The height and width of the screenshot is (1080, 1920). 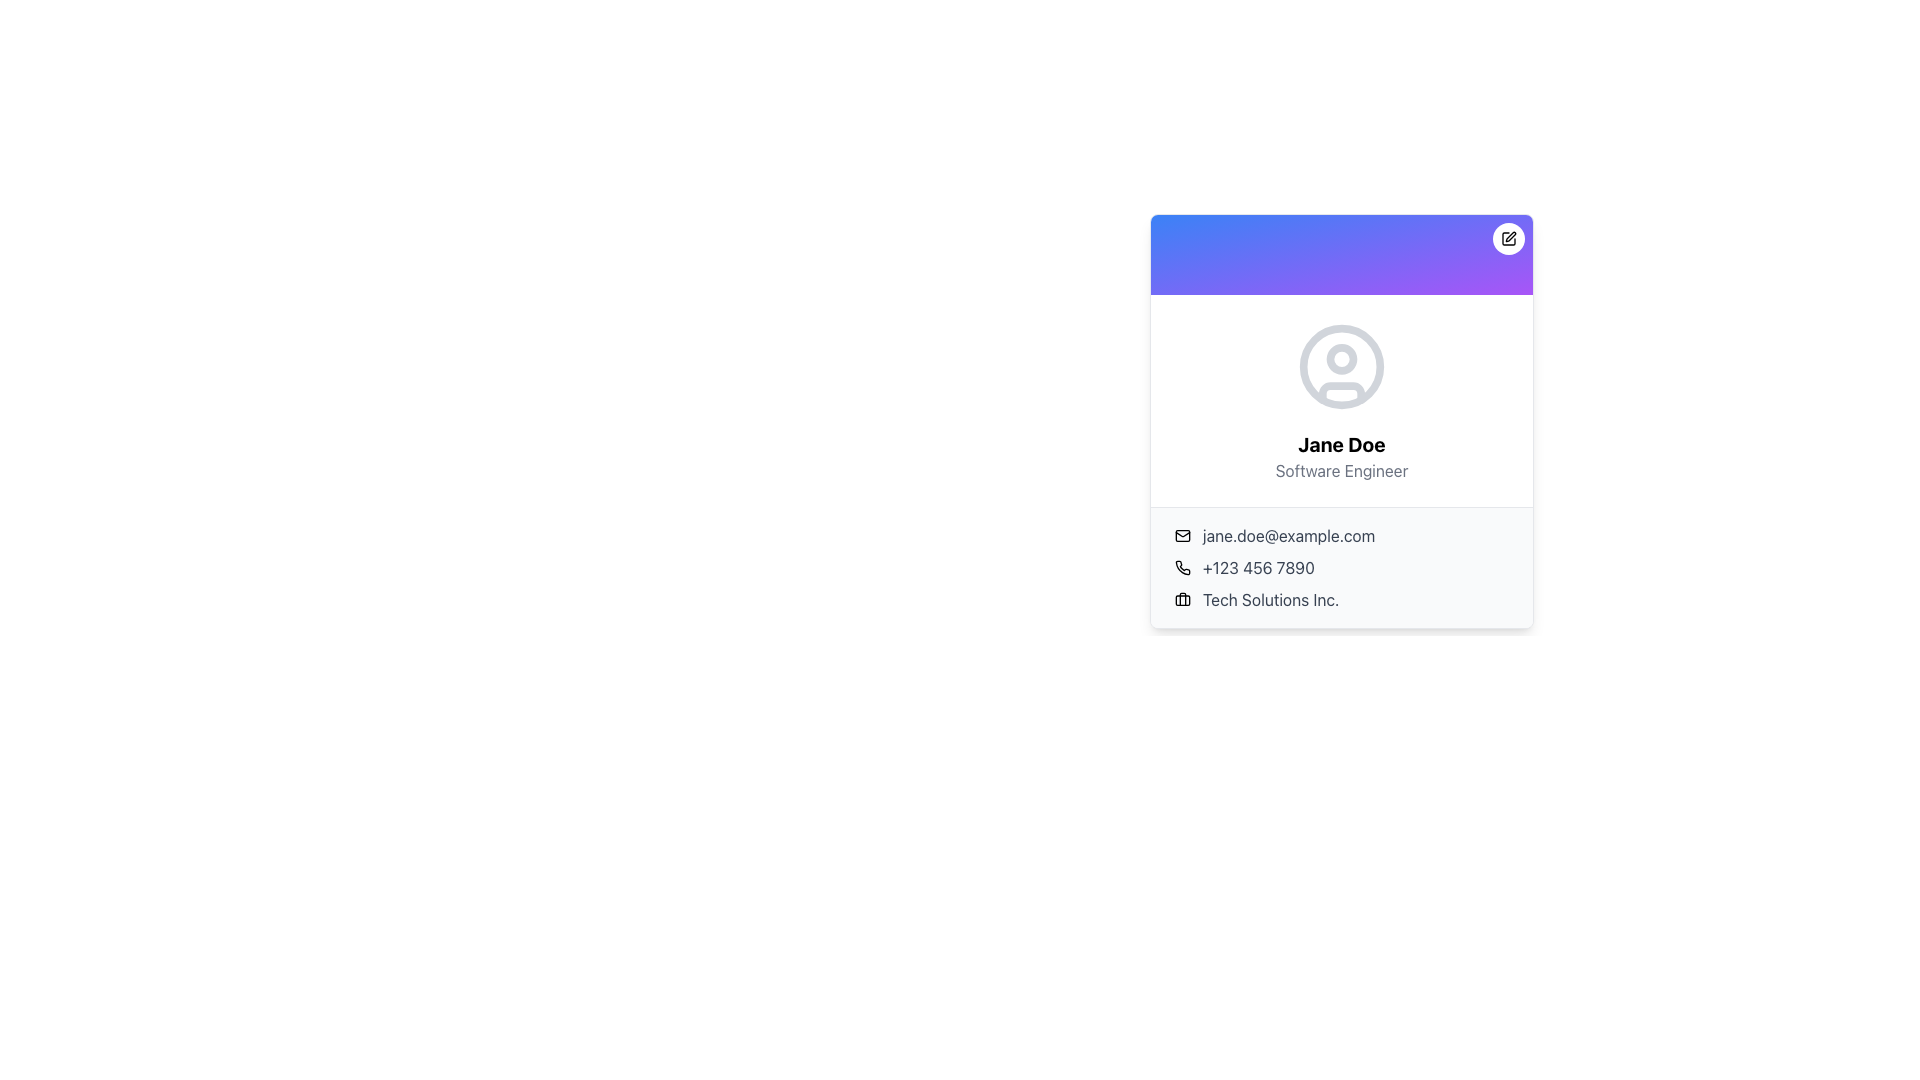 I want to click on the briefcase icon located at the far left of the row containing the text 'Tech Solutions Inc.', positioned at the bottom of a card-like component, so click(x=1182, y=599).